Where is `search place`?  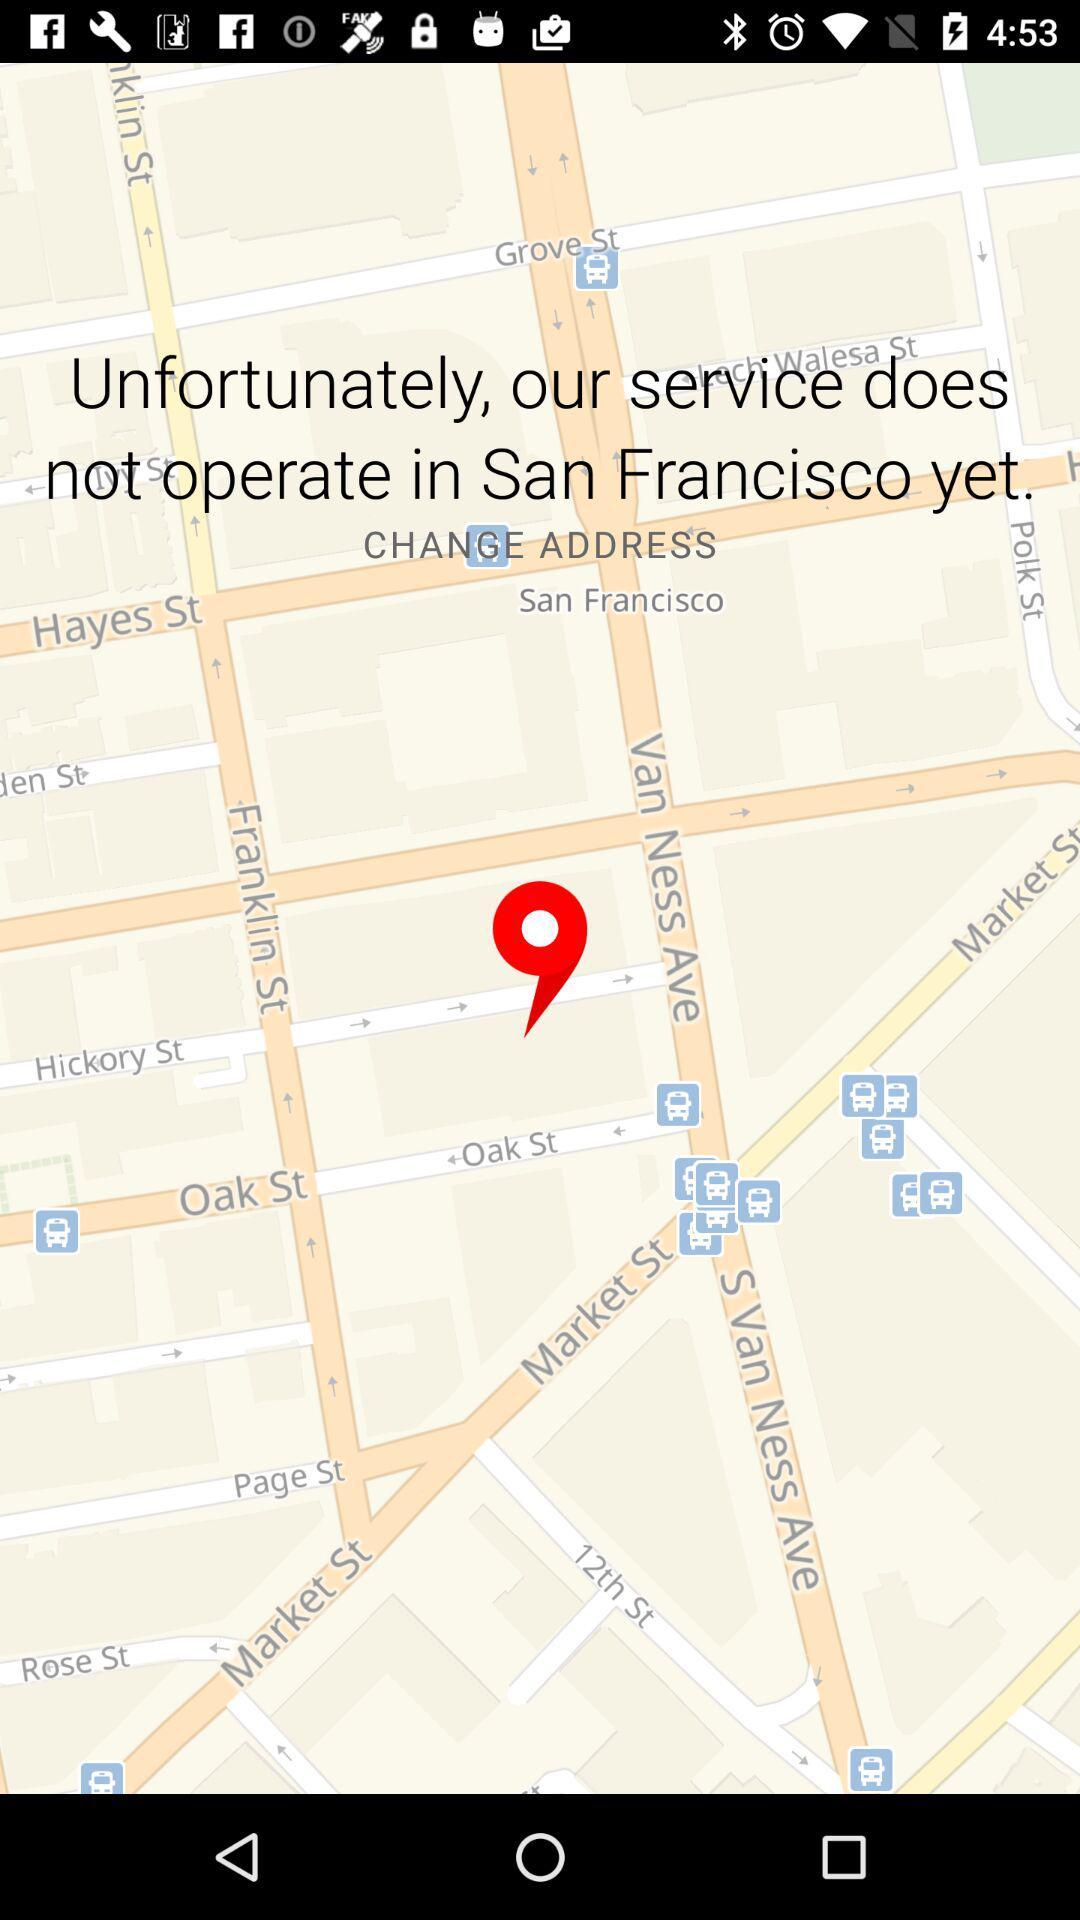
search place is located at coordinates (540, 960).